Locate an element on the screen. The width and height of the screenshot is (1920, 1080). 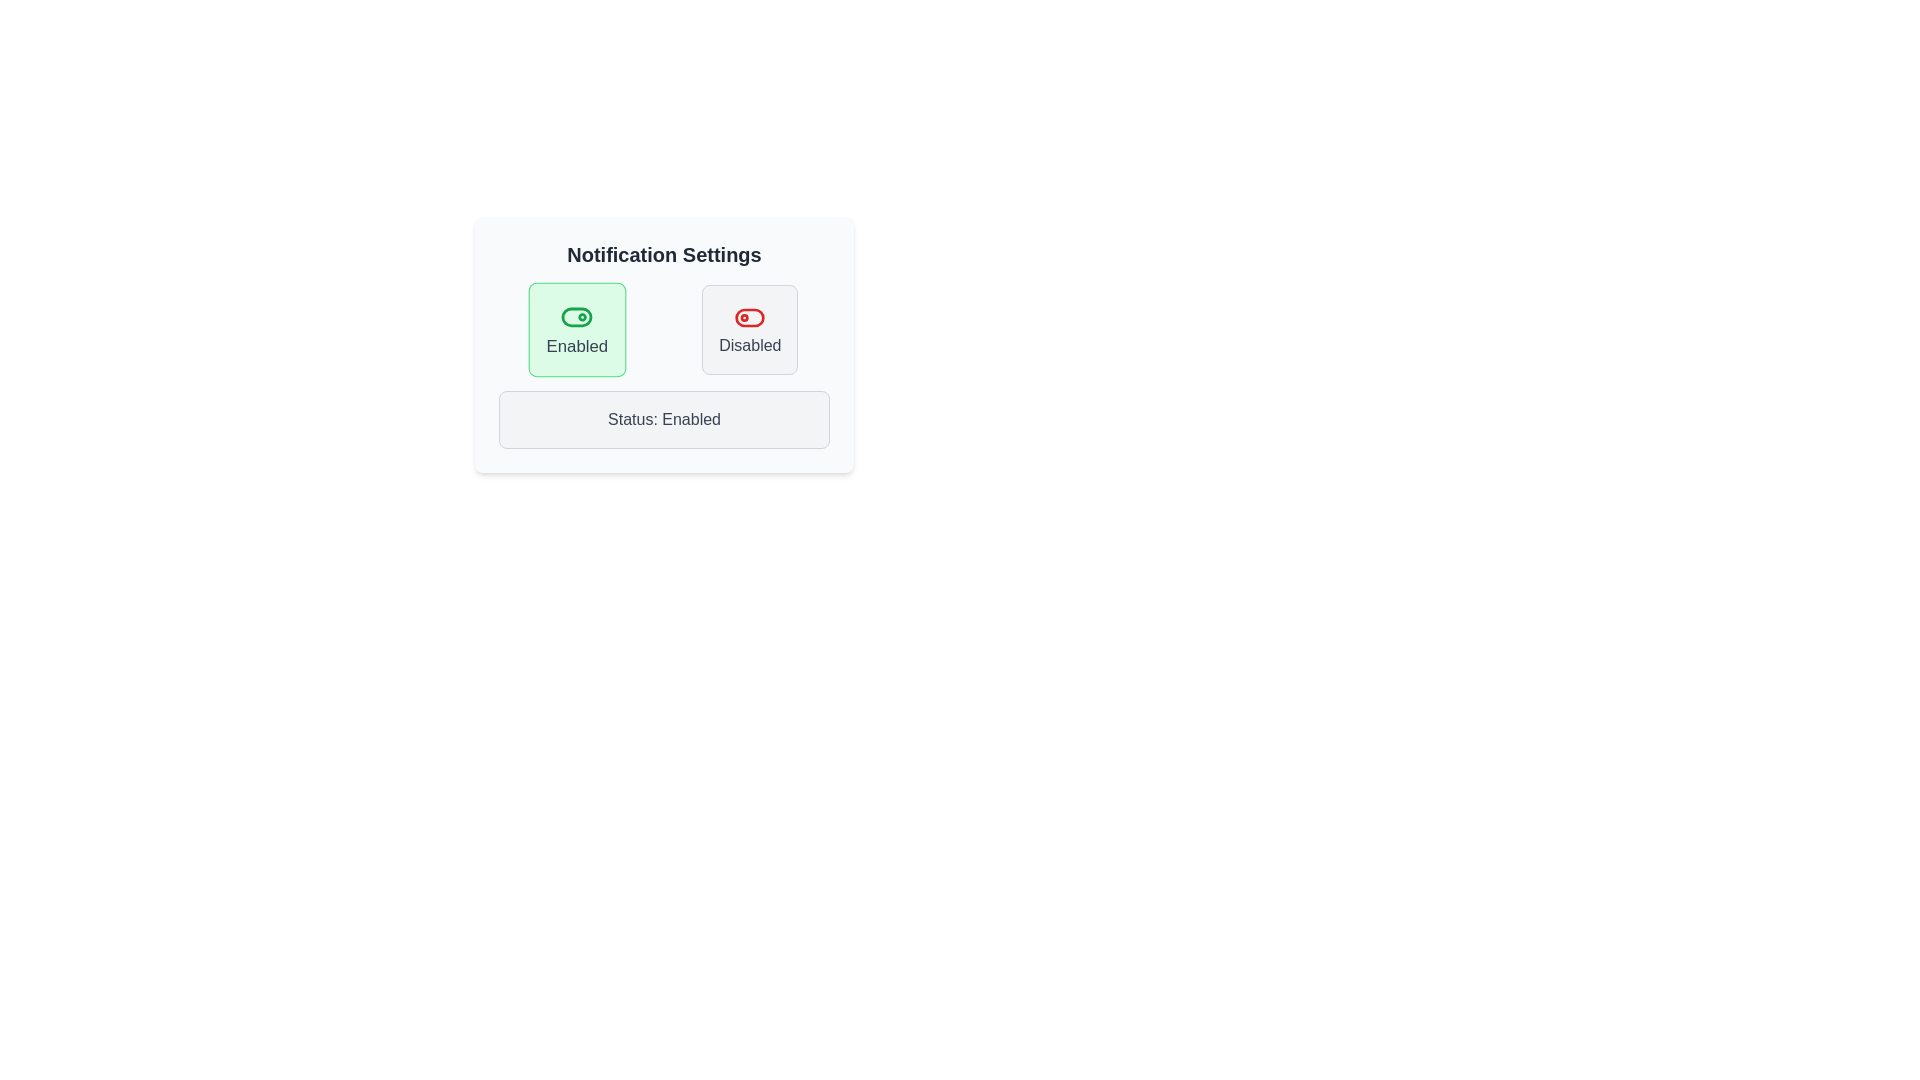
the text label indicating the section for notification settings, which is positioned above the toggles for 'Enabled' and 'Disabled' is located at coordinates (664, 253).